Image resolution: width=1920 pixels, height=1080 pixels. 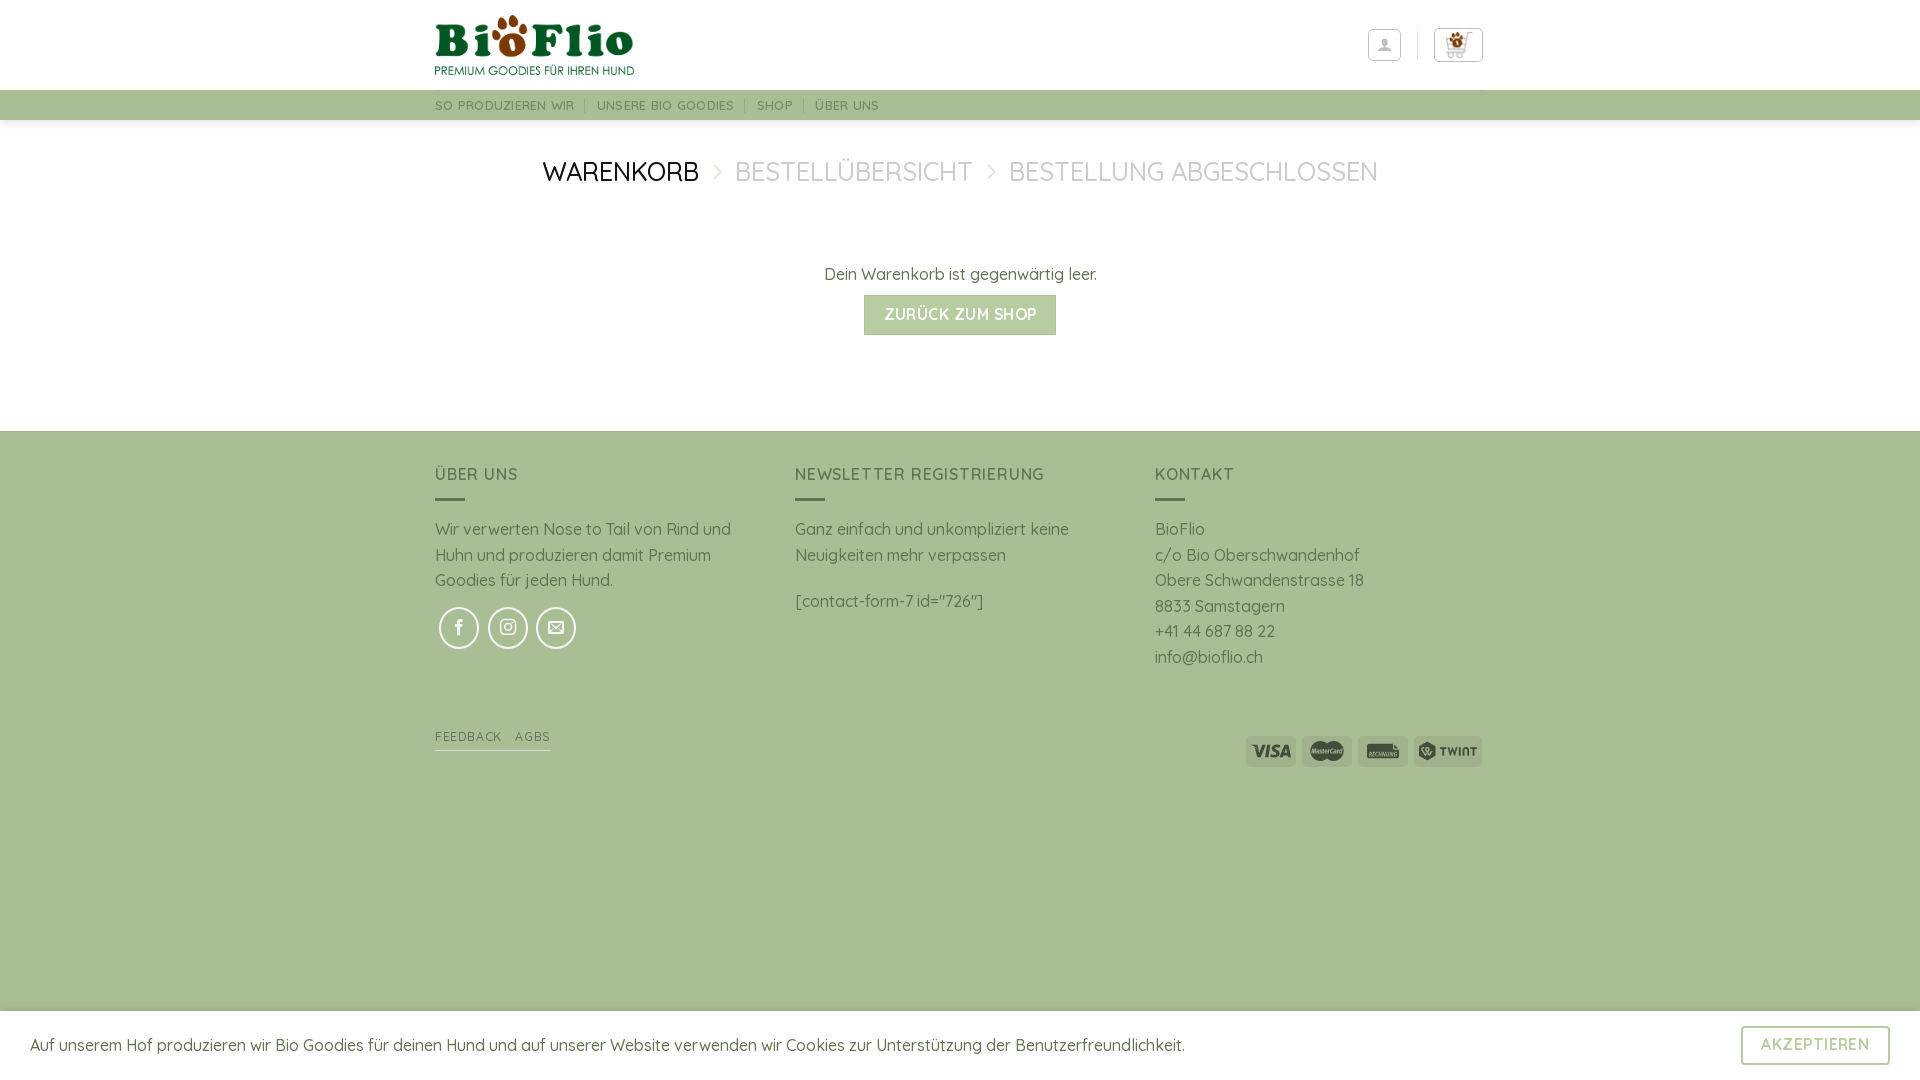 I want to click on 'Sende uns eine E-Mail', so click(x=556, y=627).